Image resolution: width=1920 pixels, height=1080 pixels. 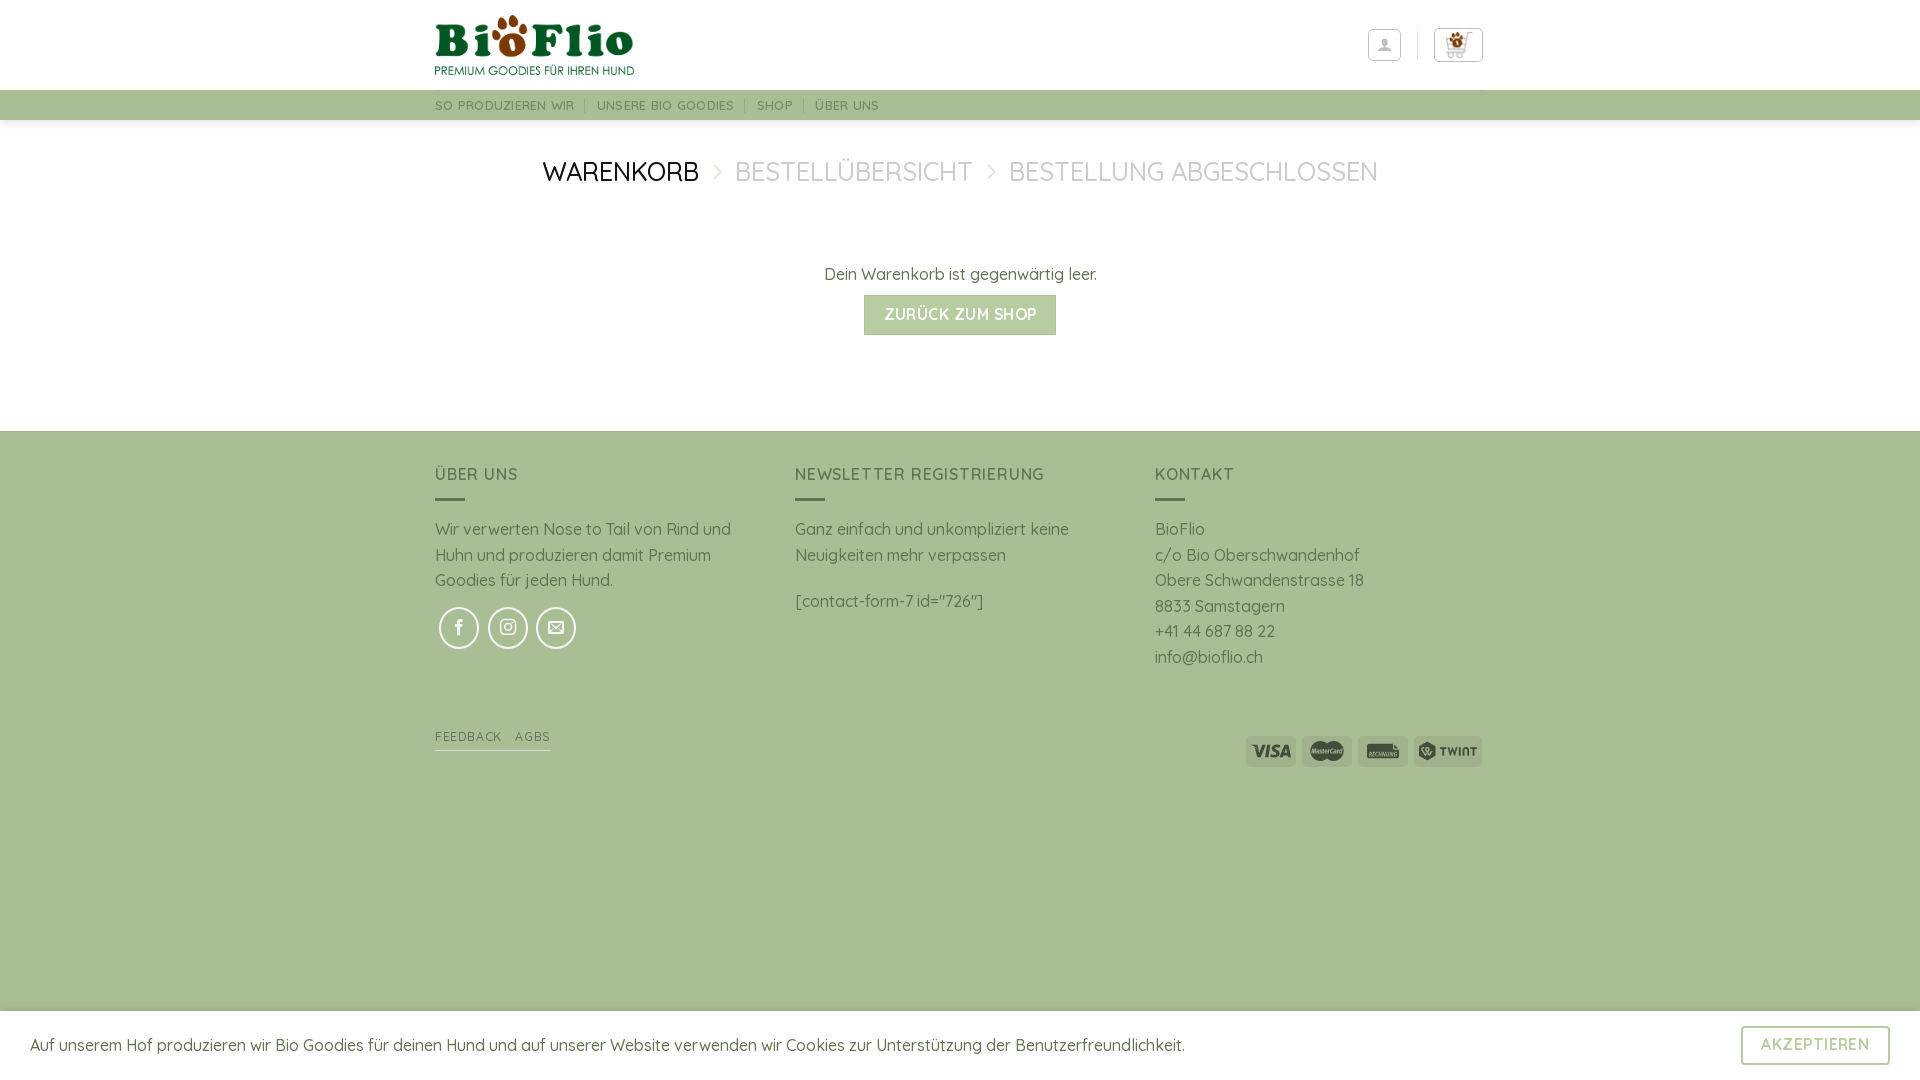 I want to click on 'Sende uns eine E-Mail', so click(x=556, y=627).